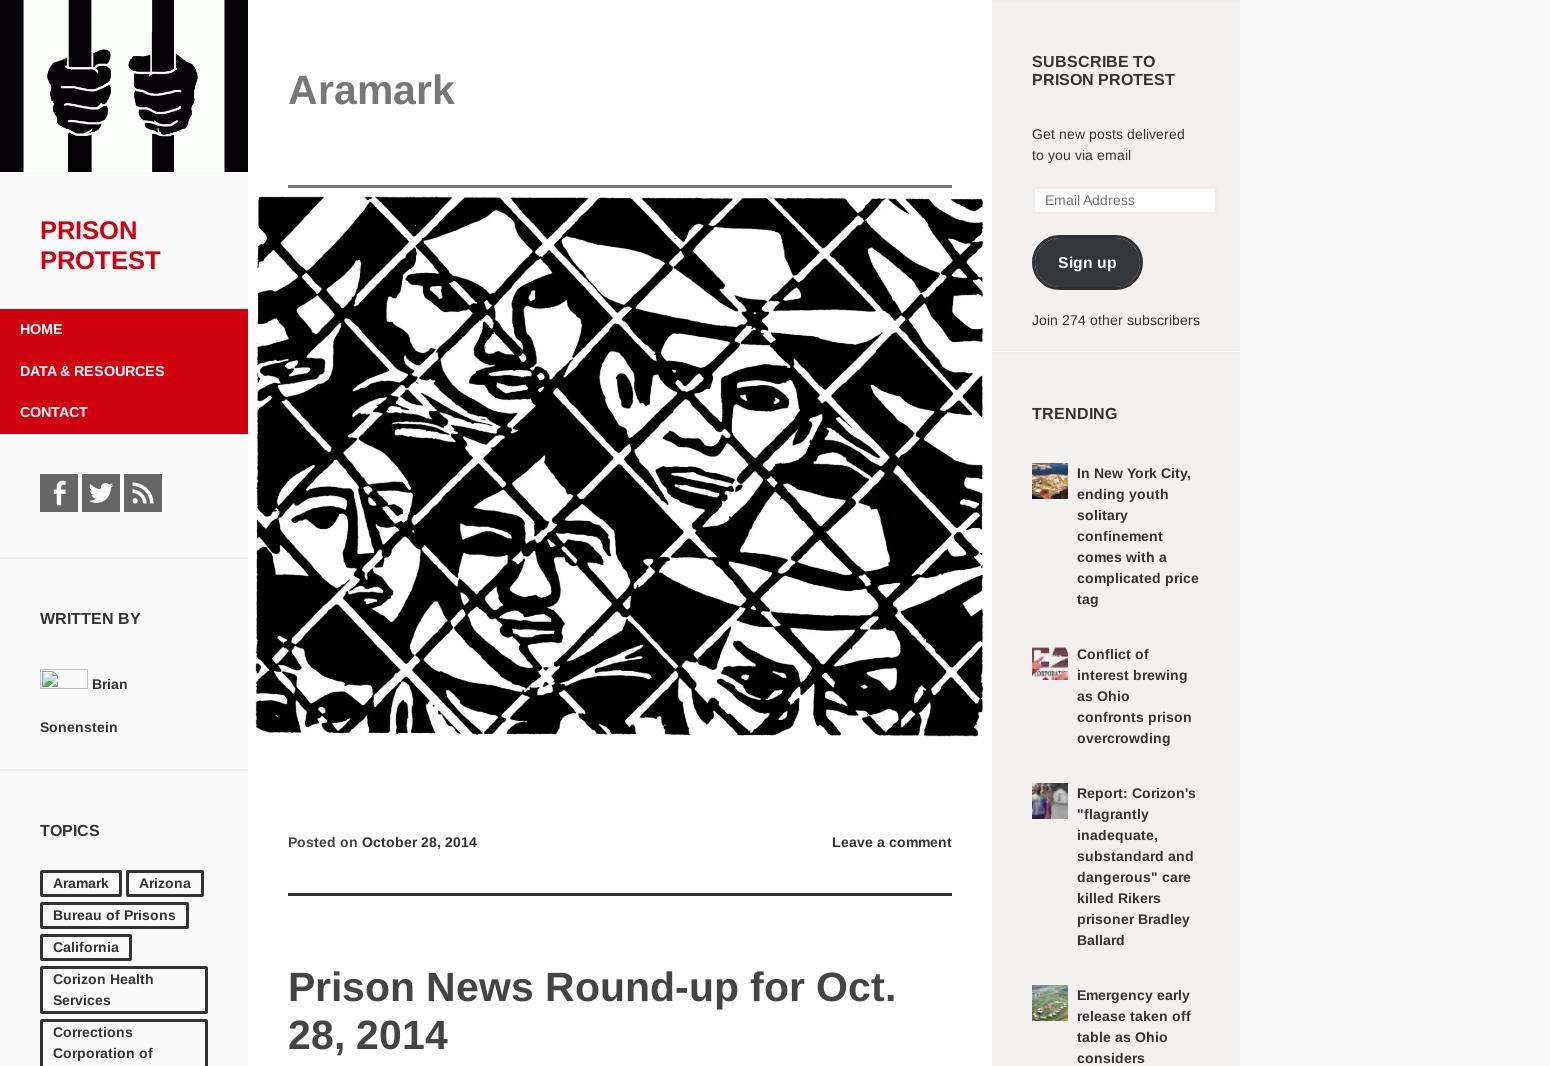 The height and width of the screenshot is (1066, 1550). What do you see at coordinates (1107, 143) in the screenshot?
I see `'Get new posts delivered to you via email'` at bounding box center [1107, 143].